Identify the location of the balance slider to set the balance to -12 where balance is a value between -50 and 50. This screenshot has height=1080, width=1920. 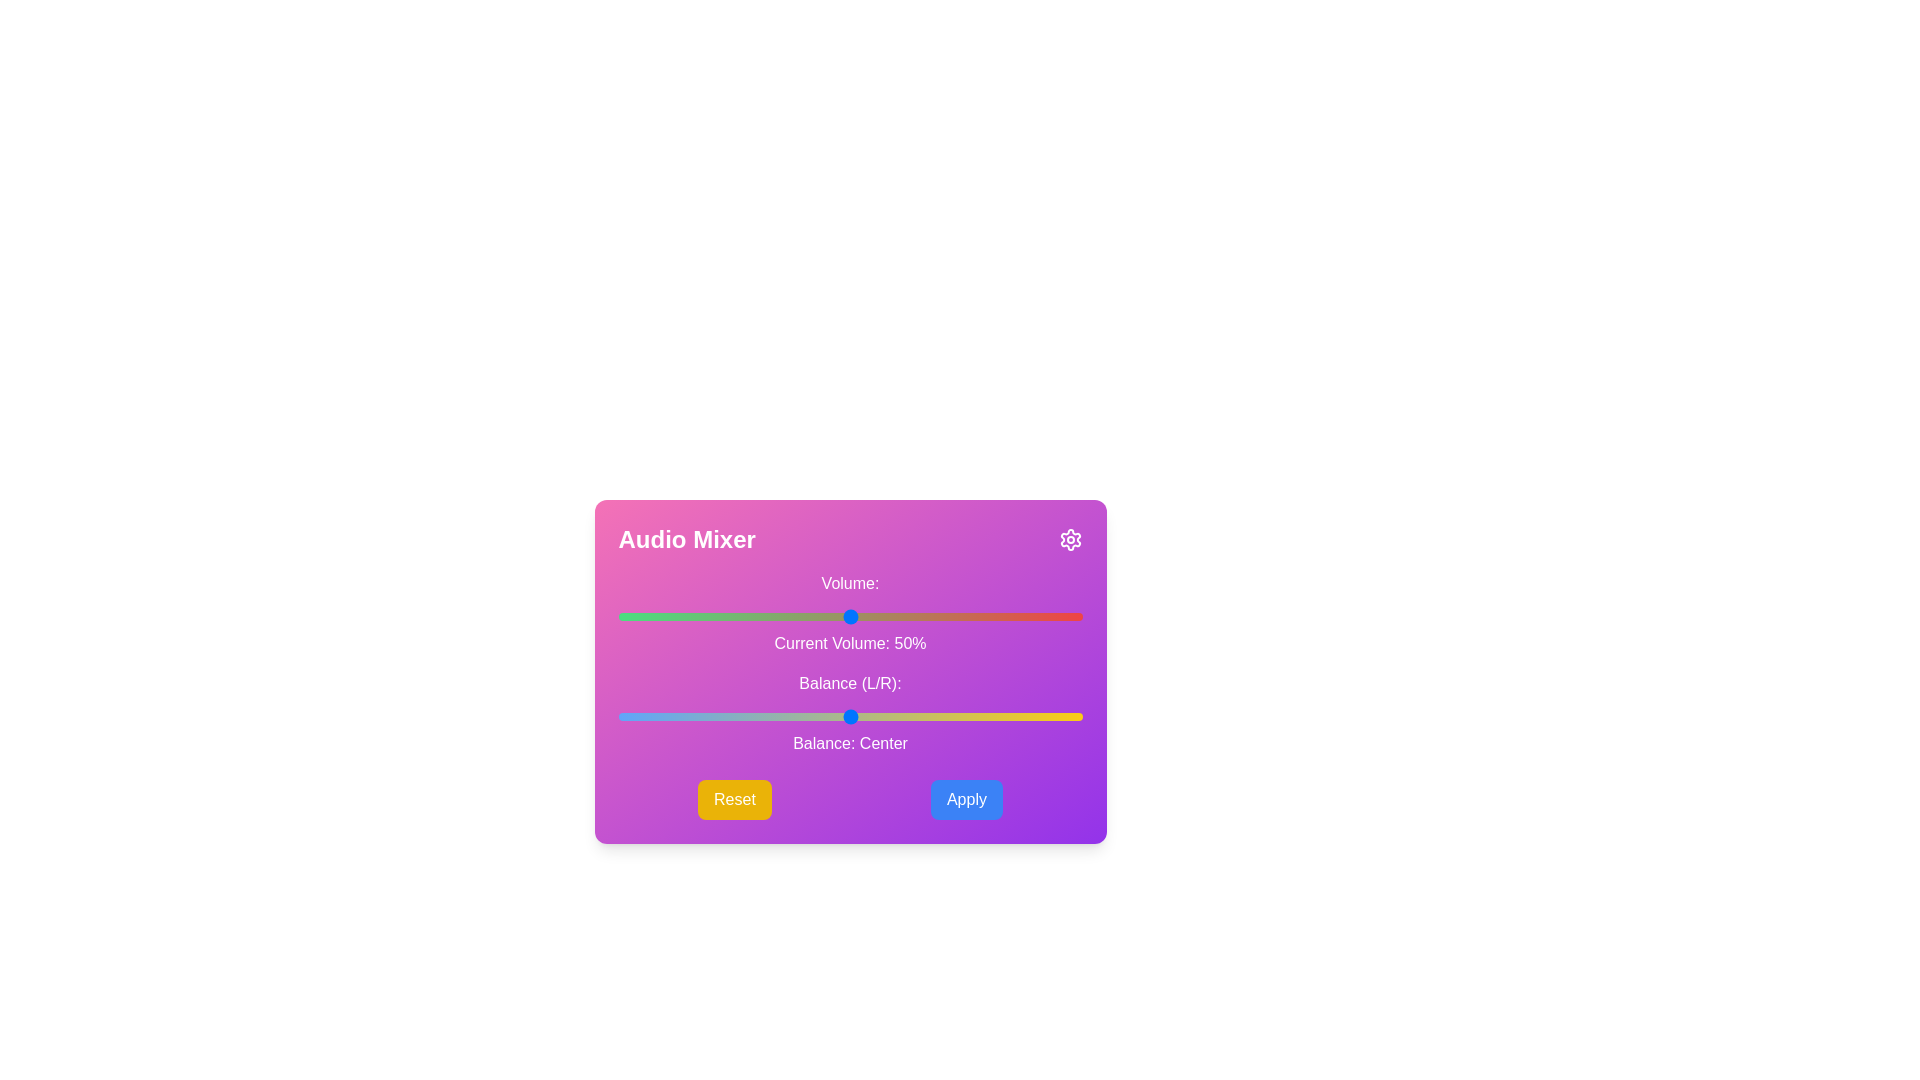
(793, 716).